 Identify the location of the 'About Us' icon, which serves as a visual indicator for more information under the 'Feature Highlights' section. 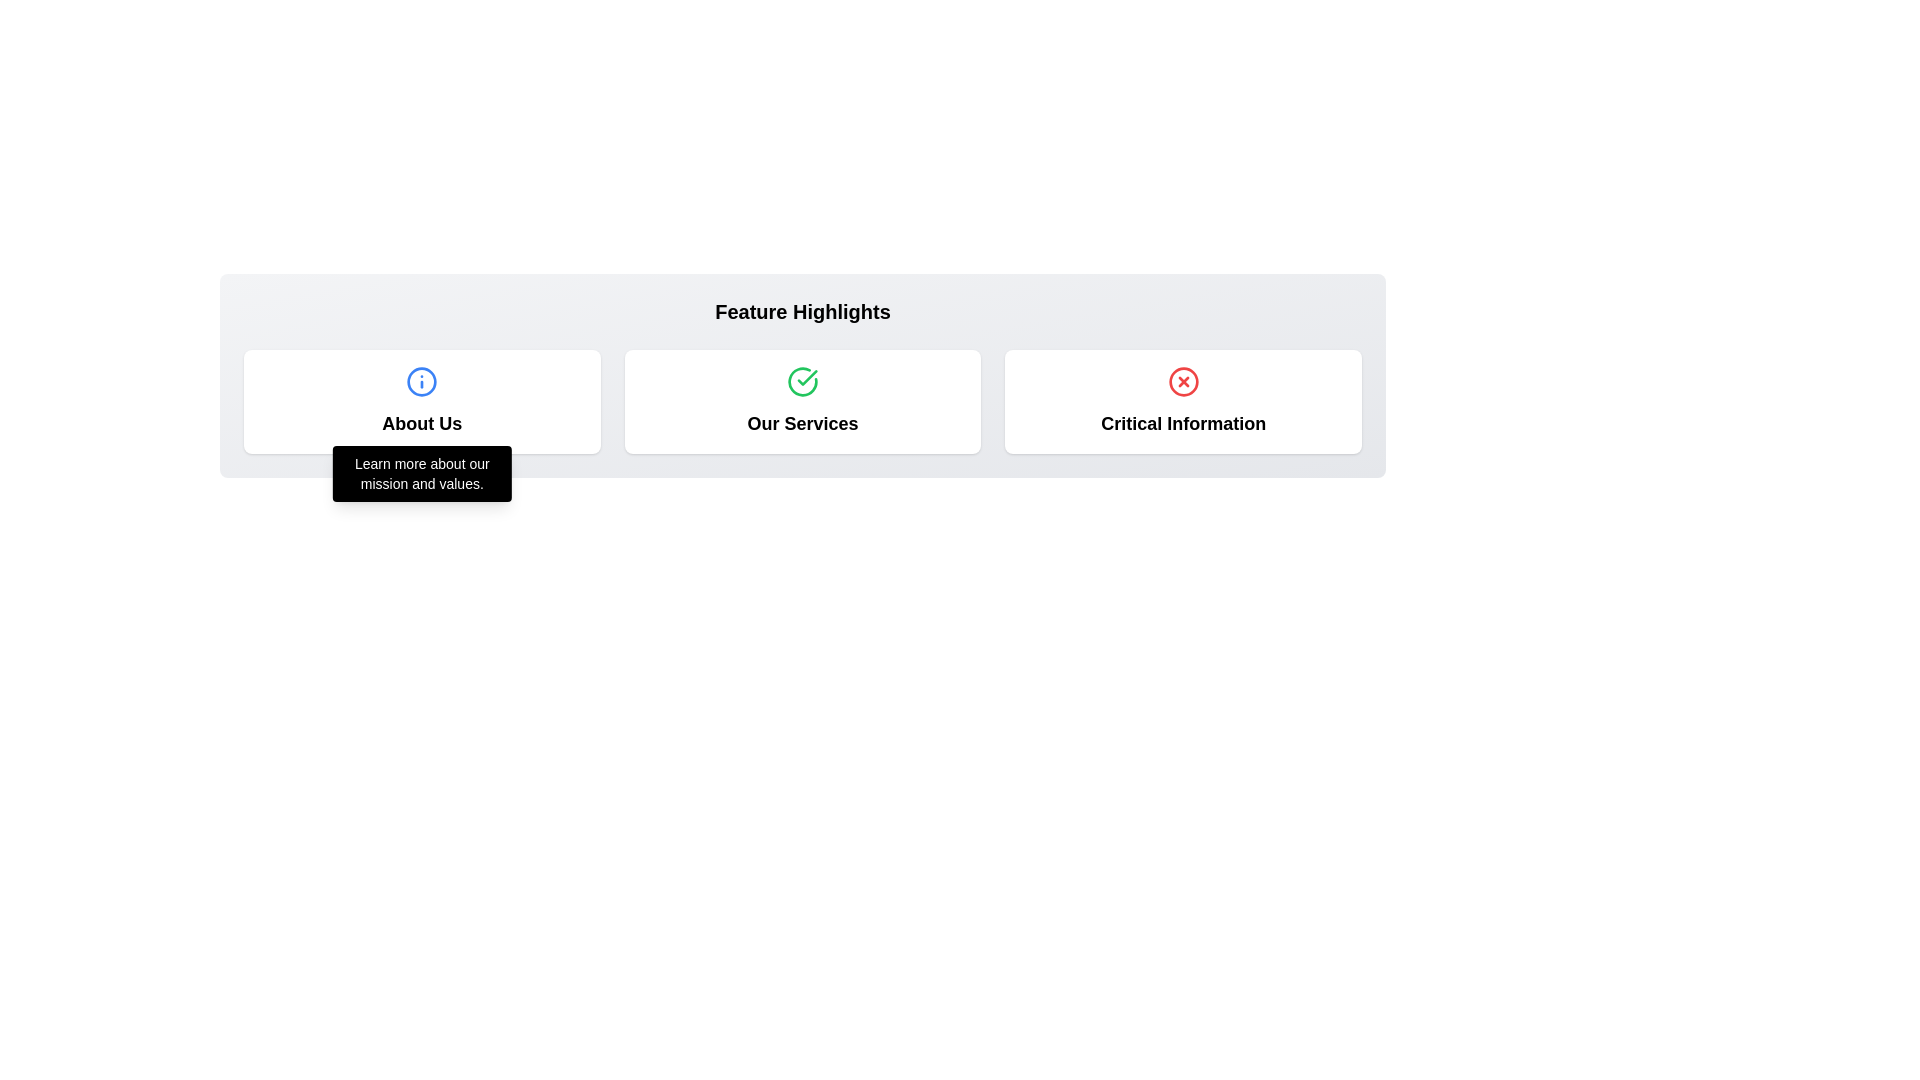
(421, 381).